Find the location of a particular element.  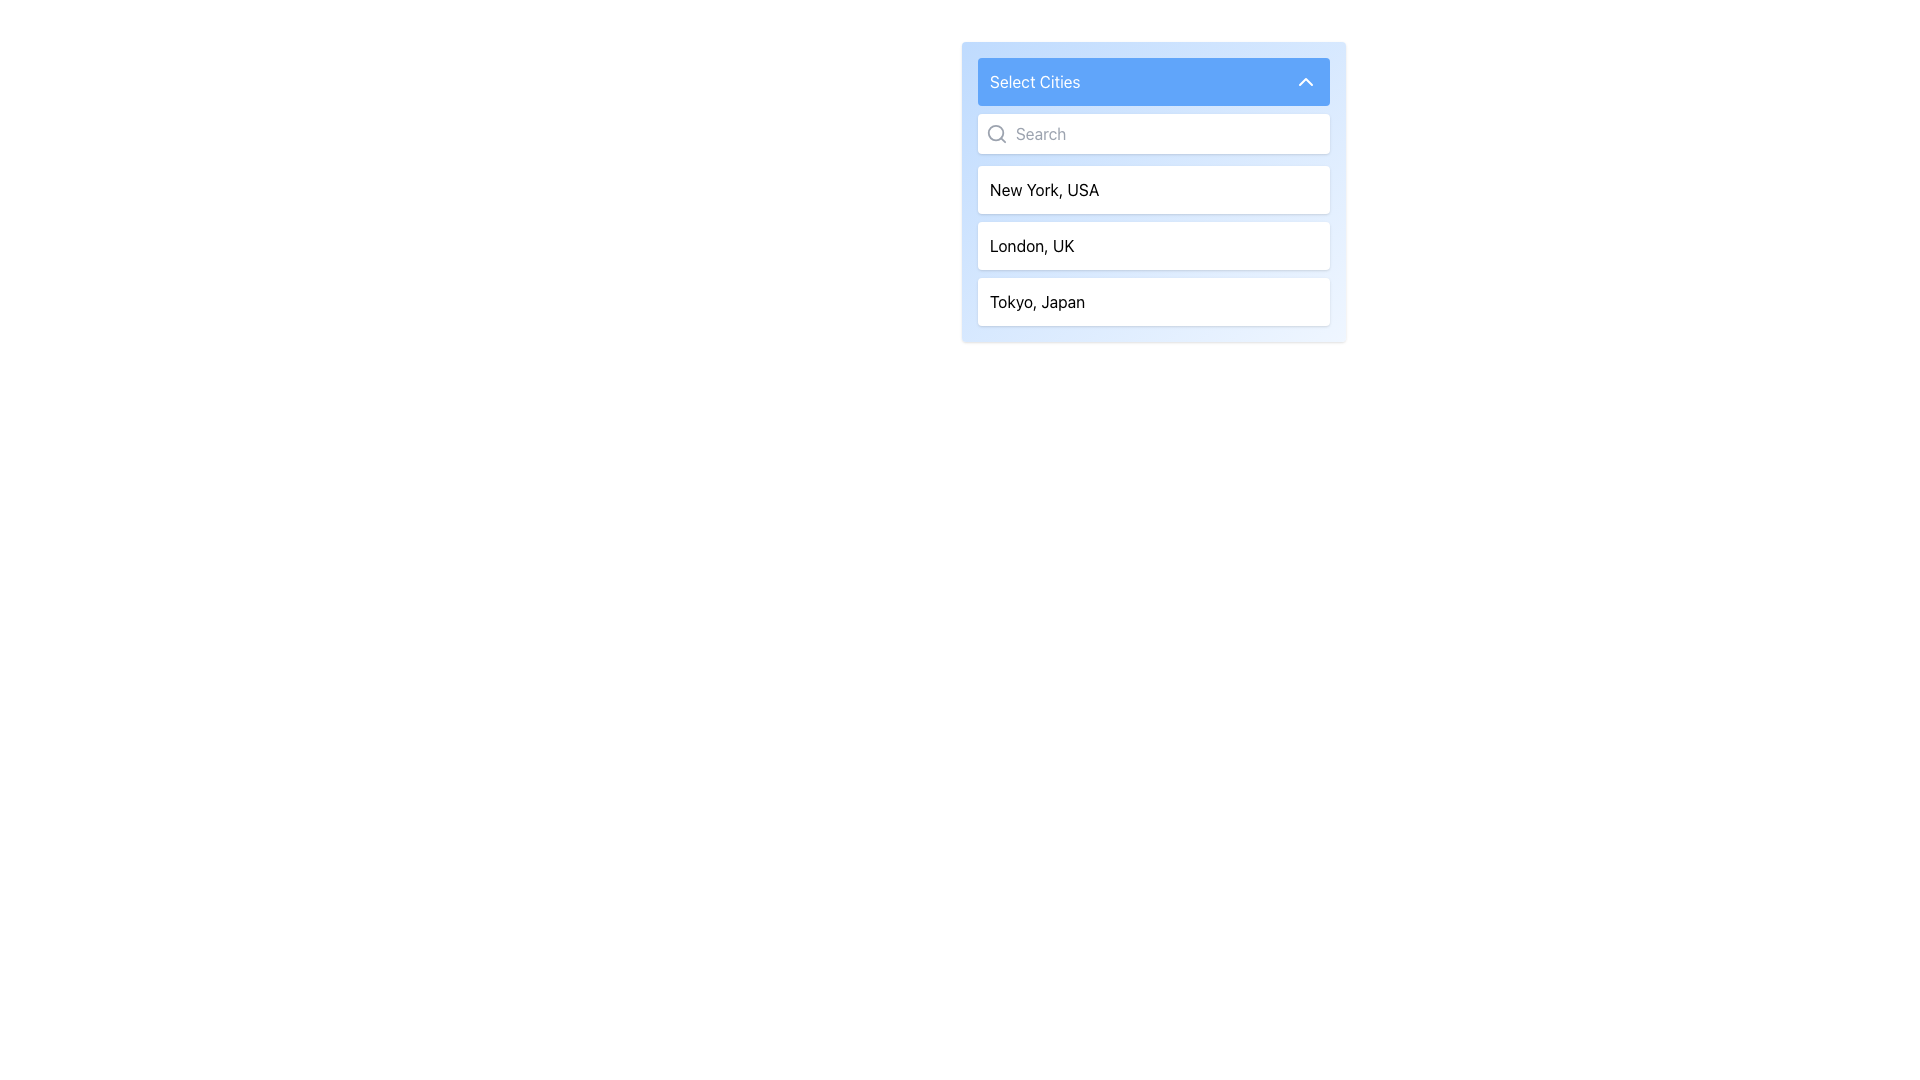

the first option in the dropdown menu that allows users to select 'New York, USA' is located at coordinates (1153, 192).